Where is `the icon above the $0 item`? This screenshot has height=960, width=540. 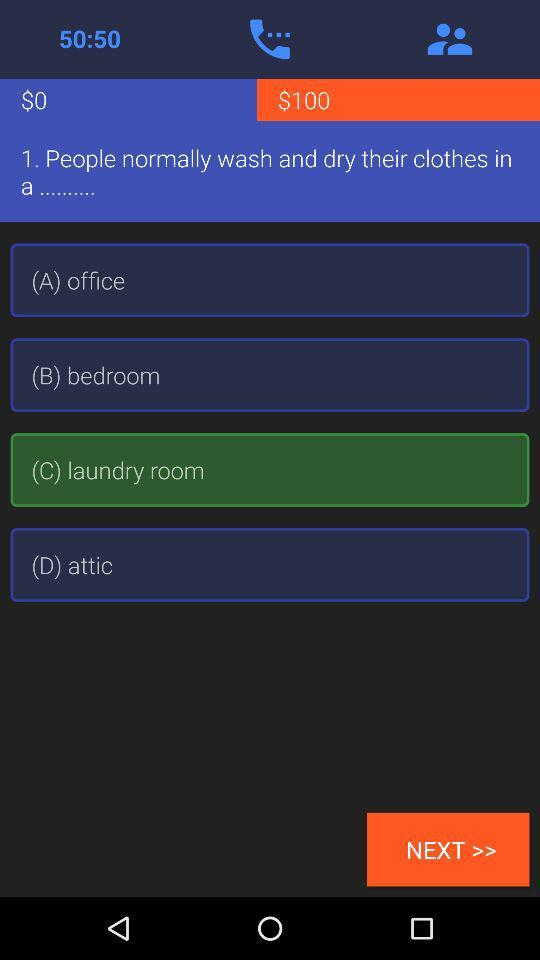
the icon above the $0 item is located at coordinates (89, 38).